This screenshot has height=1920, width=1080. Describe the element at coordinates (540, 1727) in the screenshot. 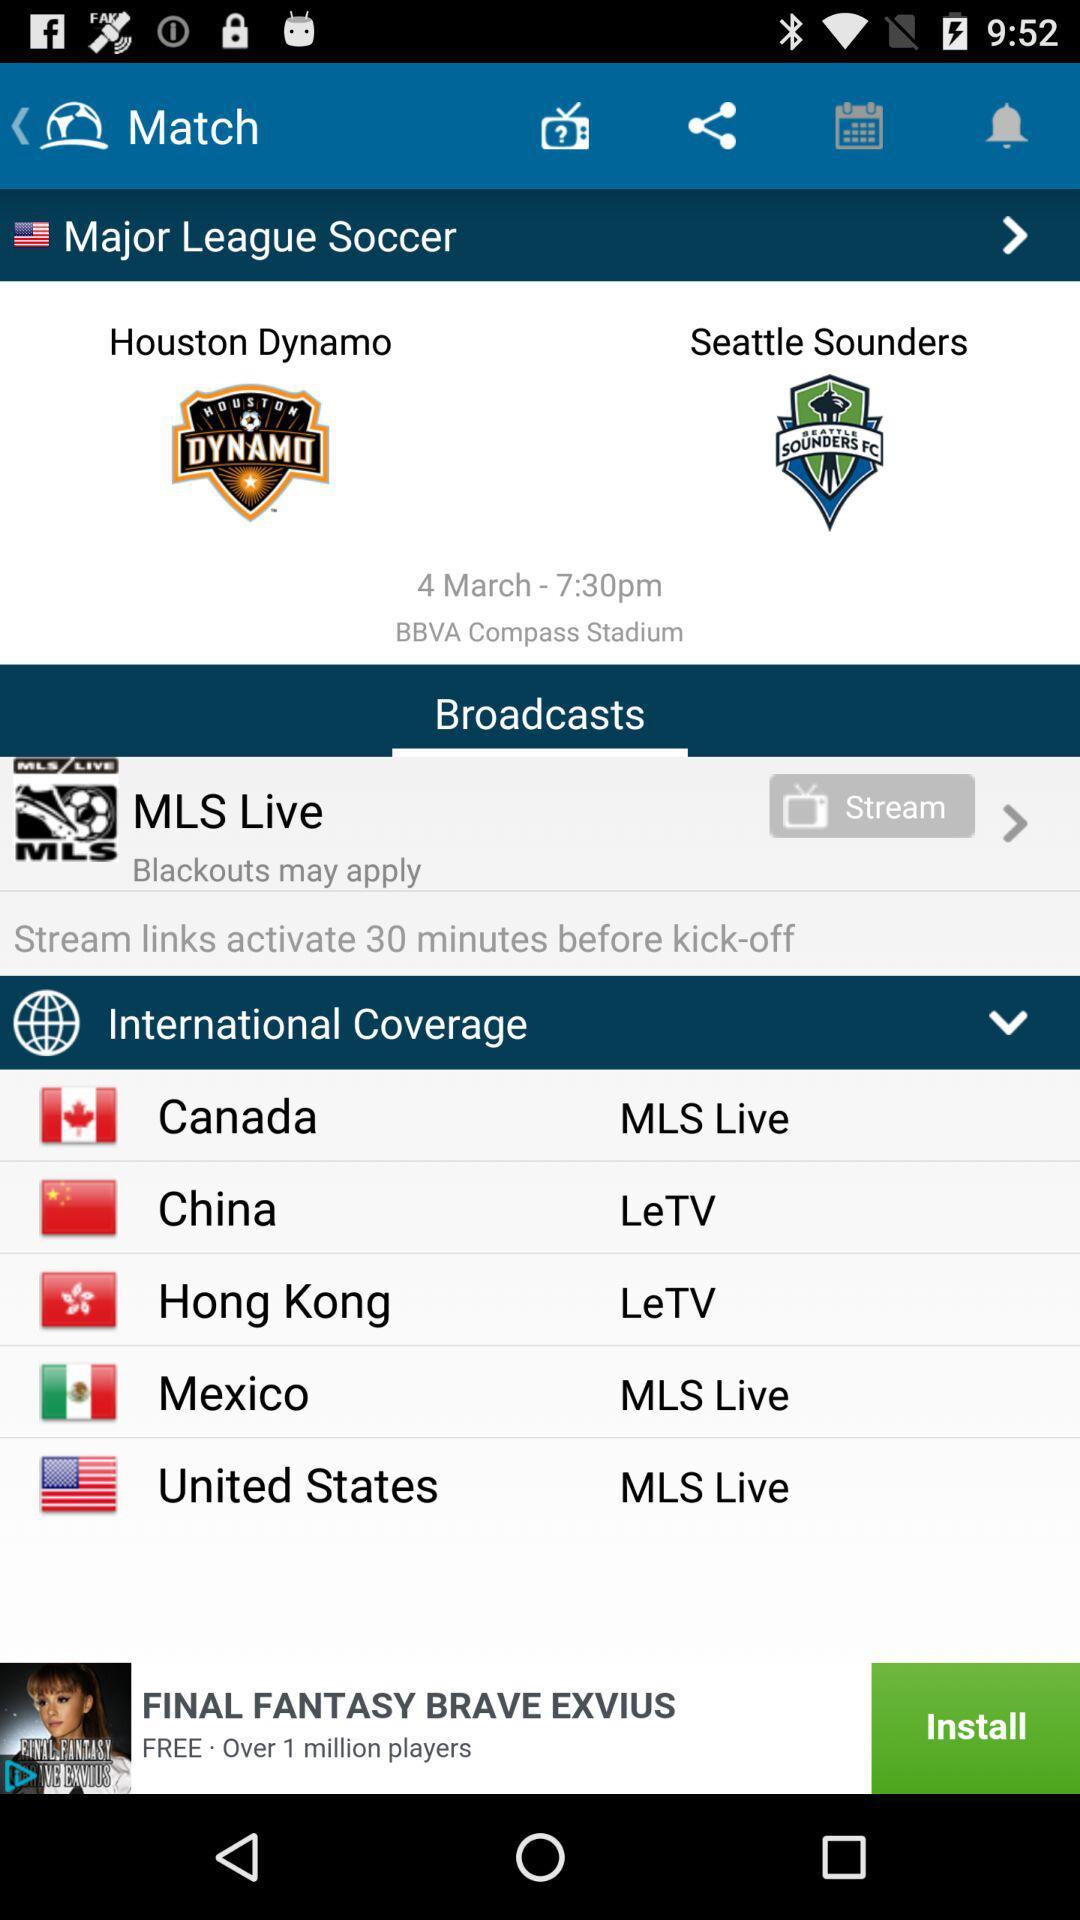

I see `open final fantasy brave exvius advertisement` at that location.